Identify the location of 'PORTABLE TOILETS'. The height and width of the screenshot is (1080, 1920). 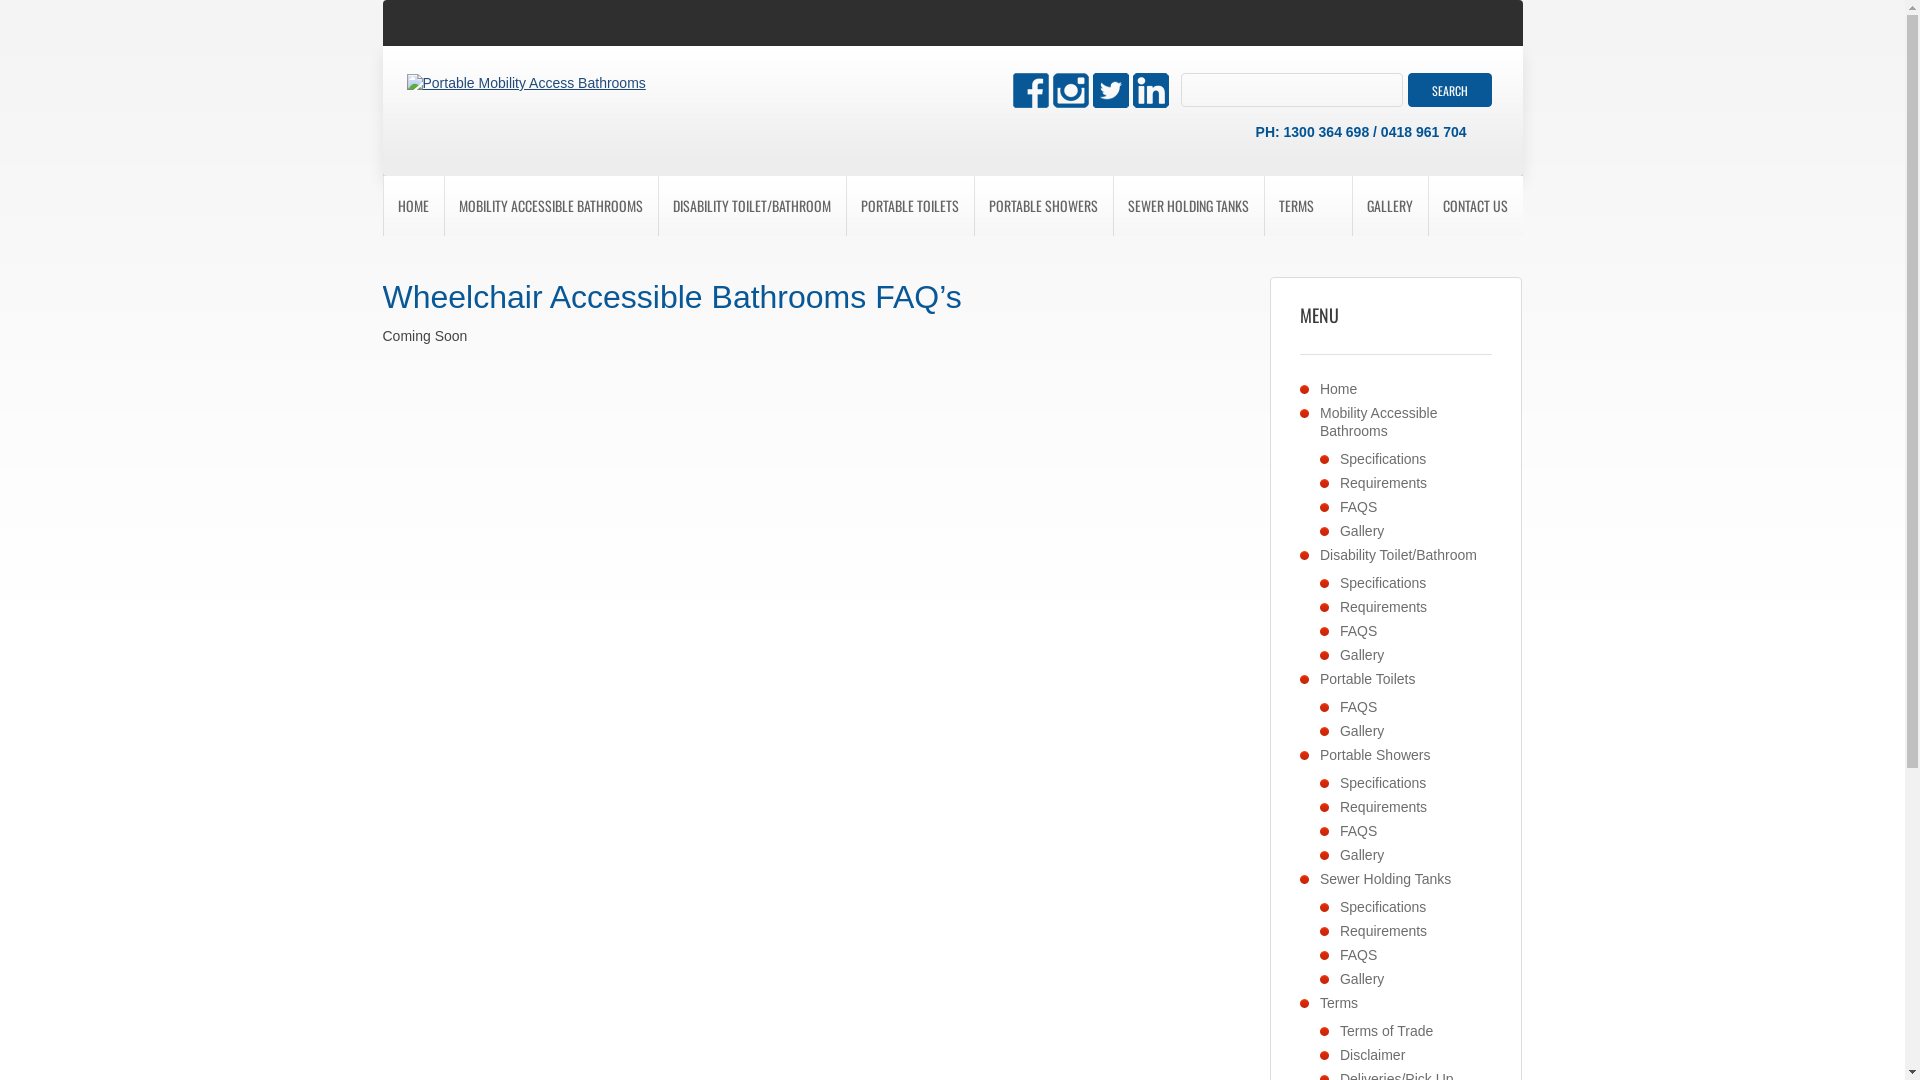
(909, 205).